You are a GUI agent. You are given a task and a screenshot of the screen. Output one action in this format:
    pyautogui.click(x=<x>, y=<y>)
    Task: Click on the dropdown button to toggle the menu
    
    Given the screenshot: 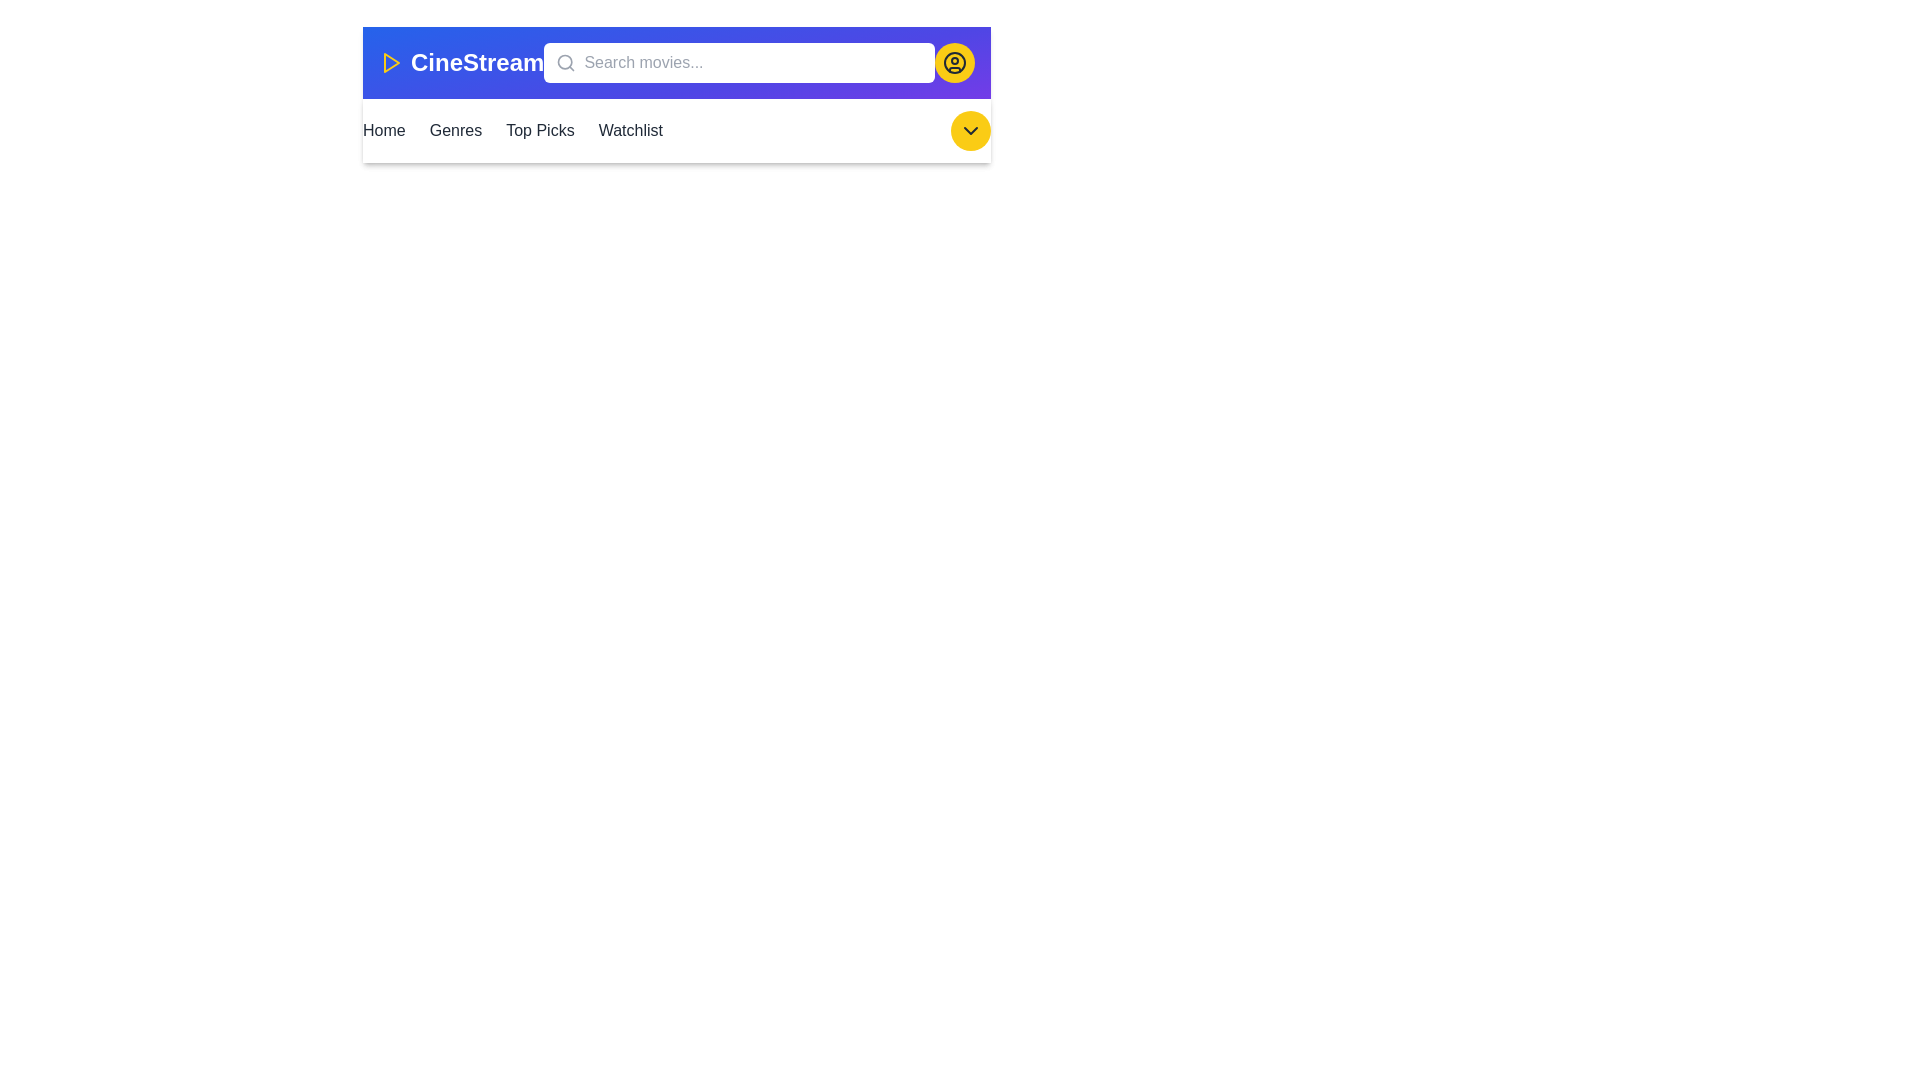 What is the action you would take?
    pyautogui.click(x=970, y=131)
    